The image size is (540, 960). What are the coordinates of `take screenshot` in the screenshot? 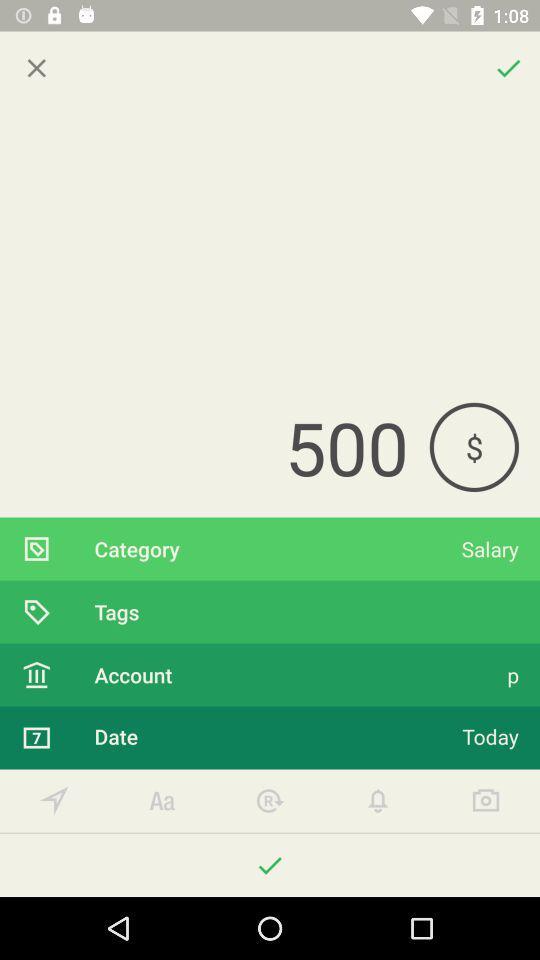 It's located at (485, 801).